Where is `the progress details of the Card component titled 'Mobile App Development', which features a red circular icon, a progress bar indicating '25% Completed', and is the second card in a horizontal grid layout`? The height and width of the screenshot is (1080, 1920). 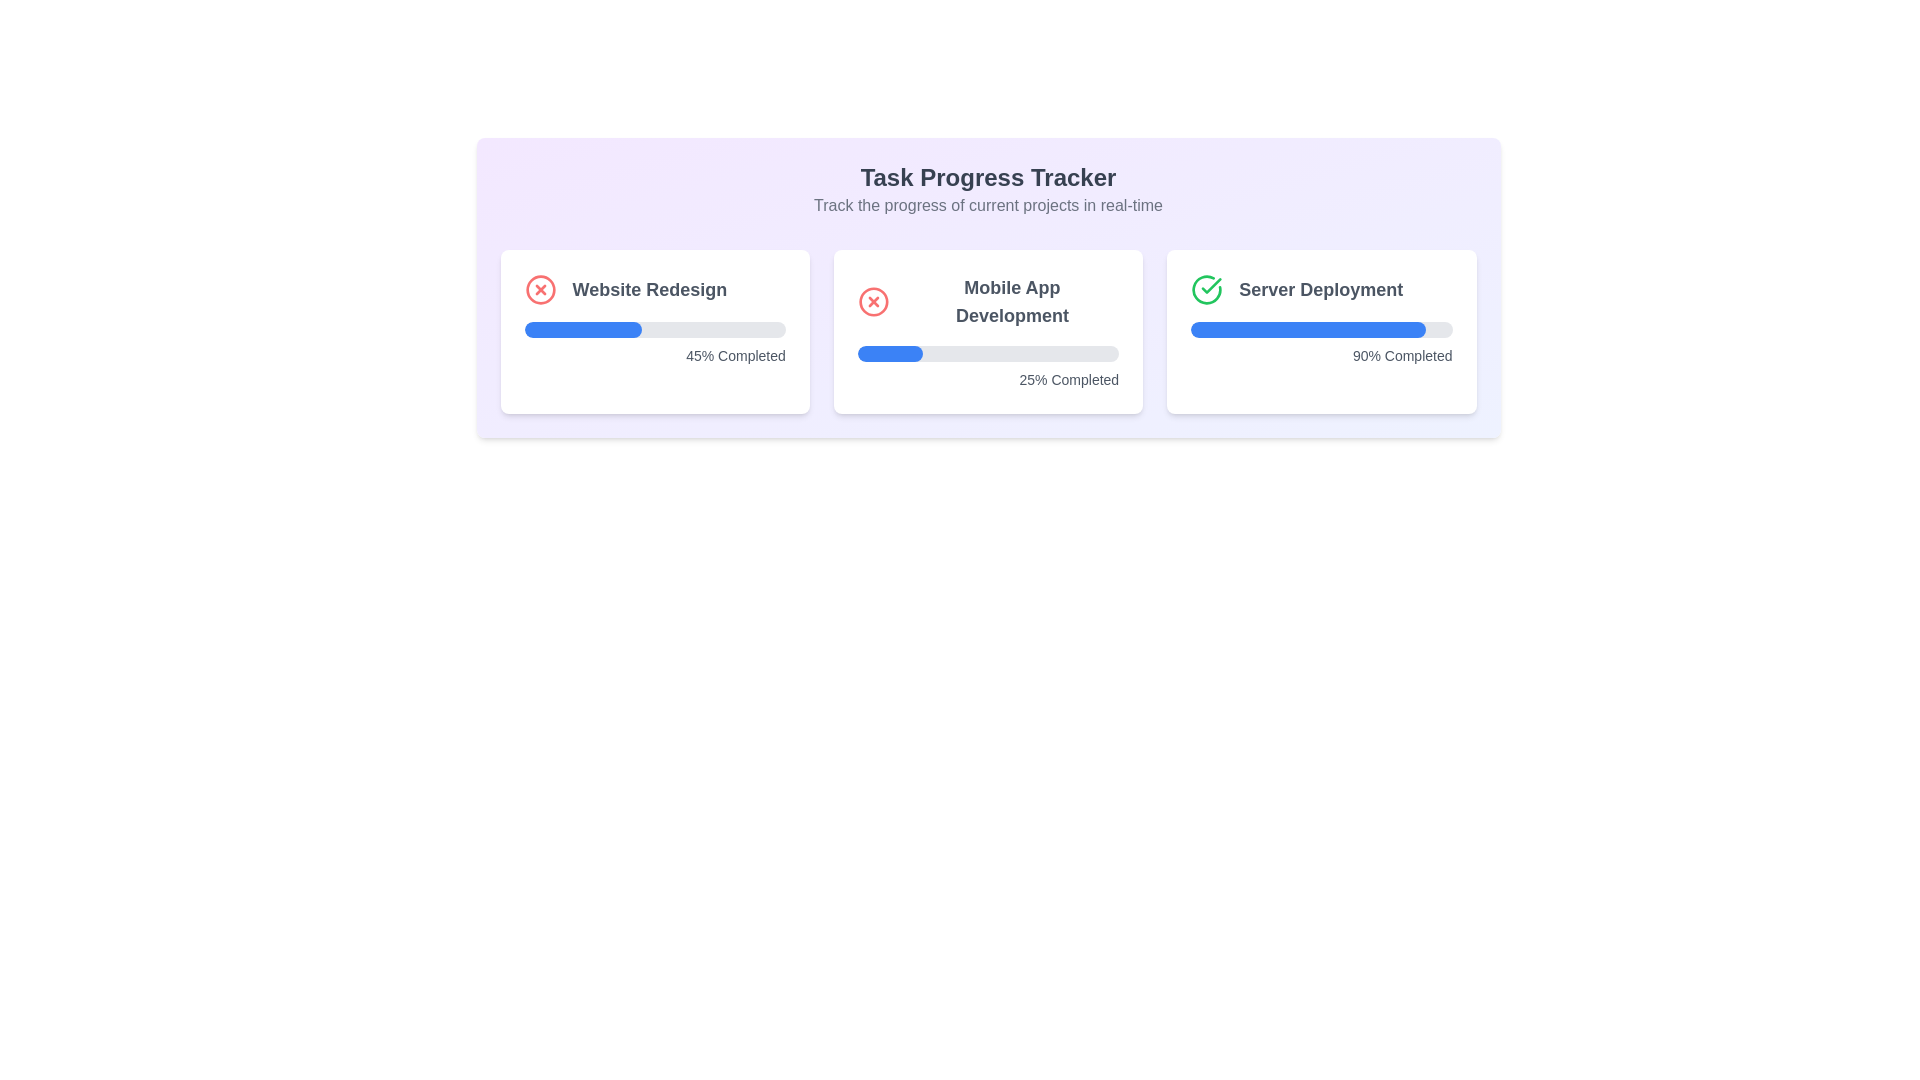
the progress details of the Card component titled 'Mobile App Development', which features a red circular icon, a progress bar indicating '25% Completed', and is the second card in a horizontal grid layout is located at coordinates (988, 330).